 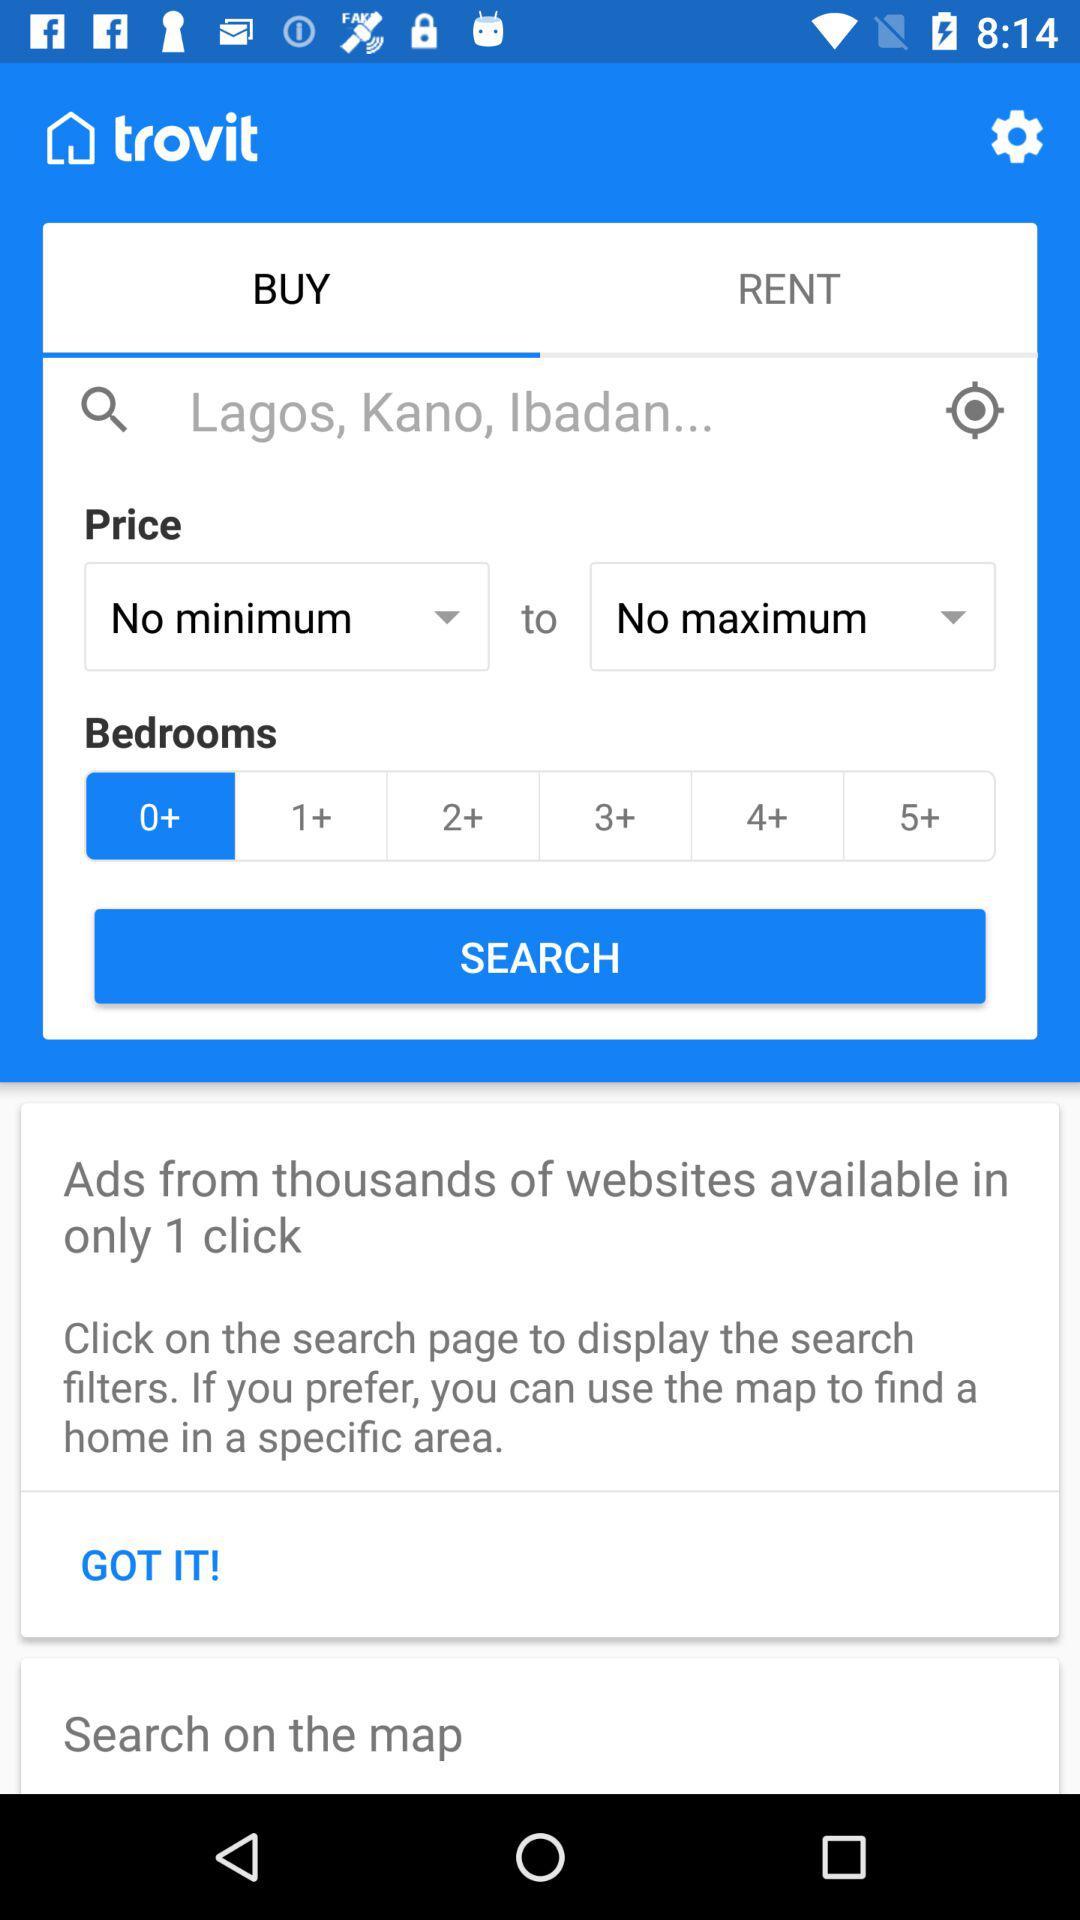 I want to click on icon to the right of 3+, so click(x=766, y=816).